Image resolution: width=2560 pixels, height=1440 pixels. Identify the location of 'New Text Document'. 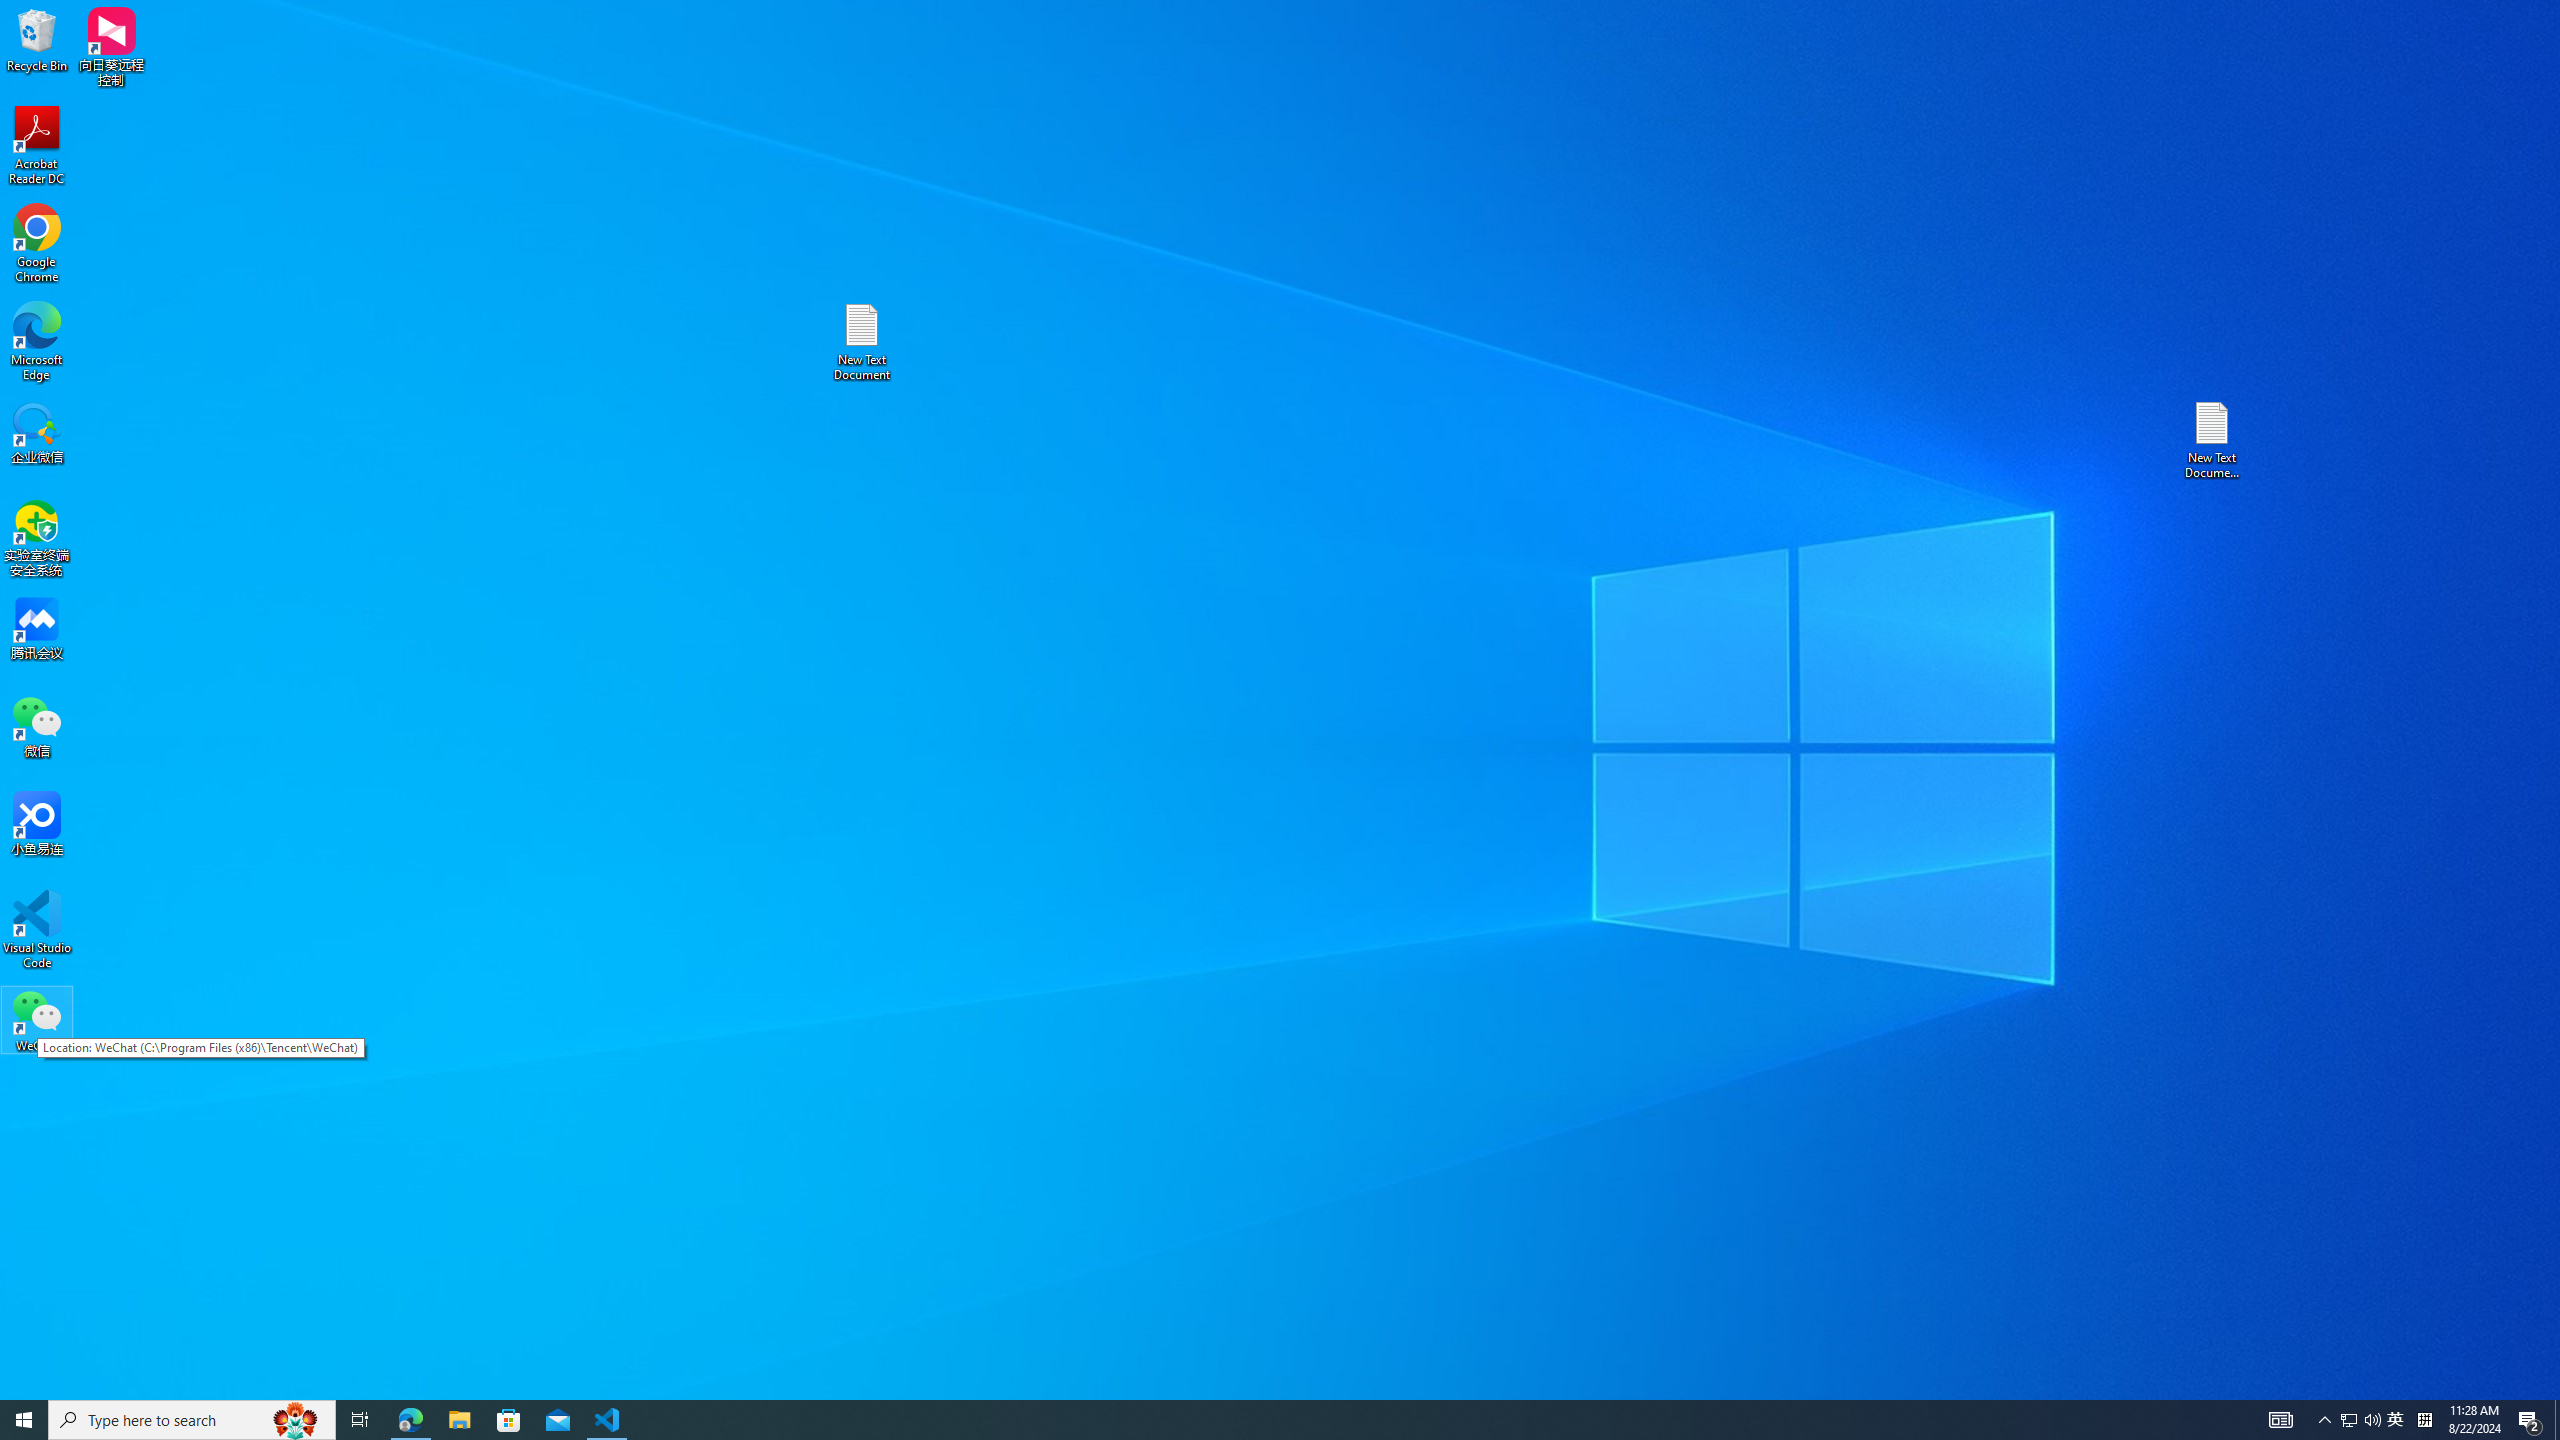
(860, 341).